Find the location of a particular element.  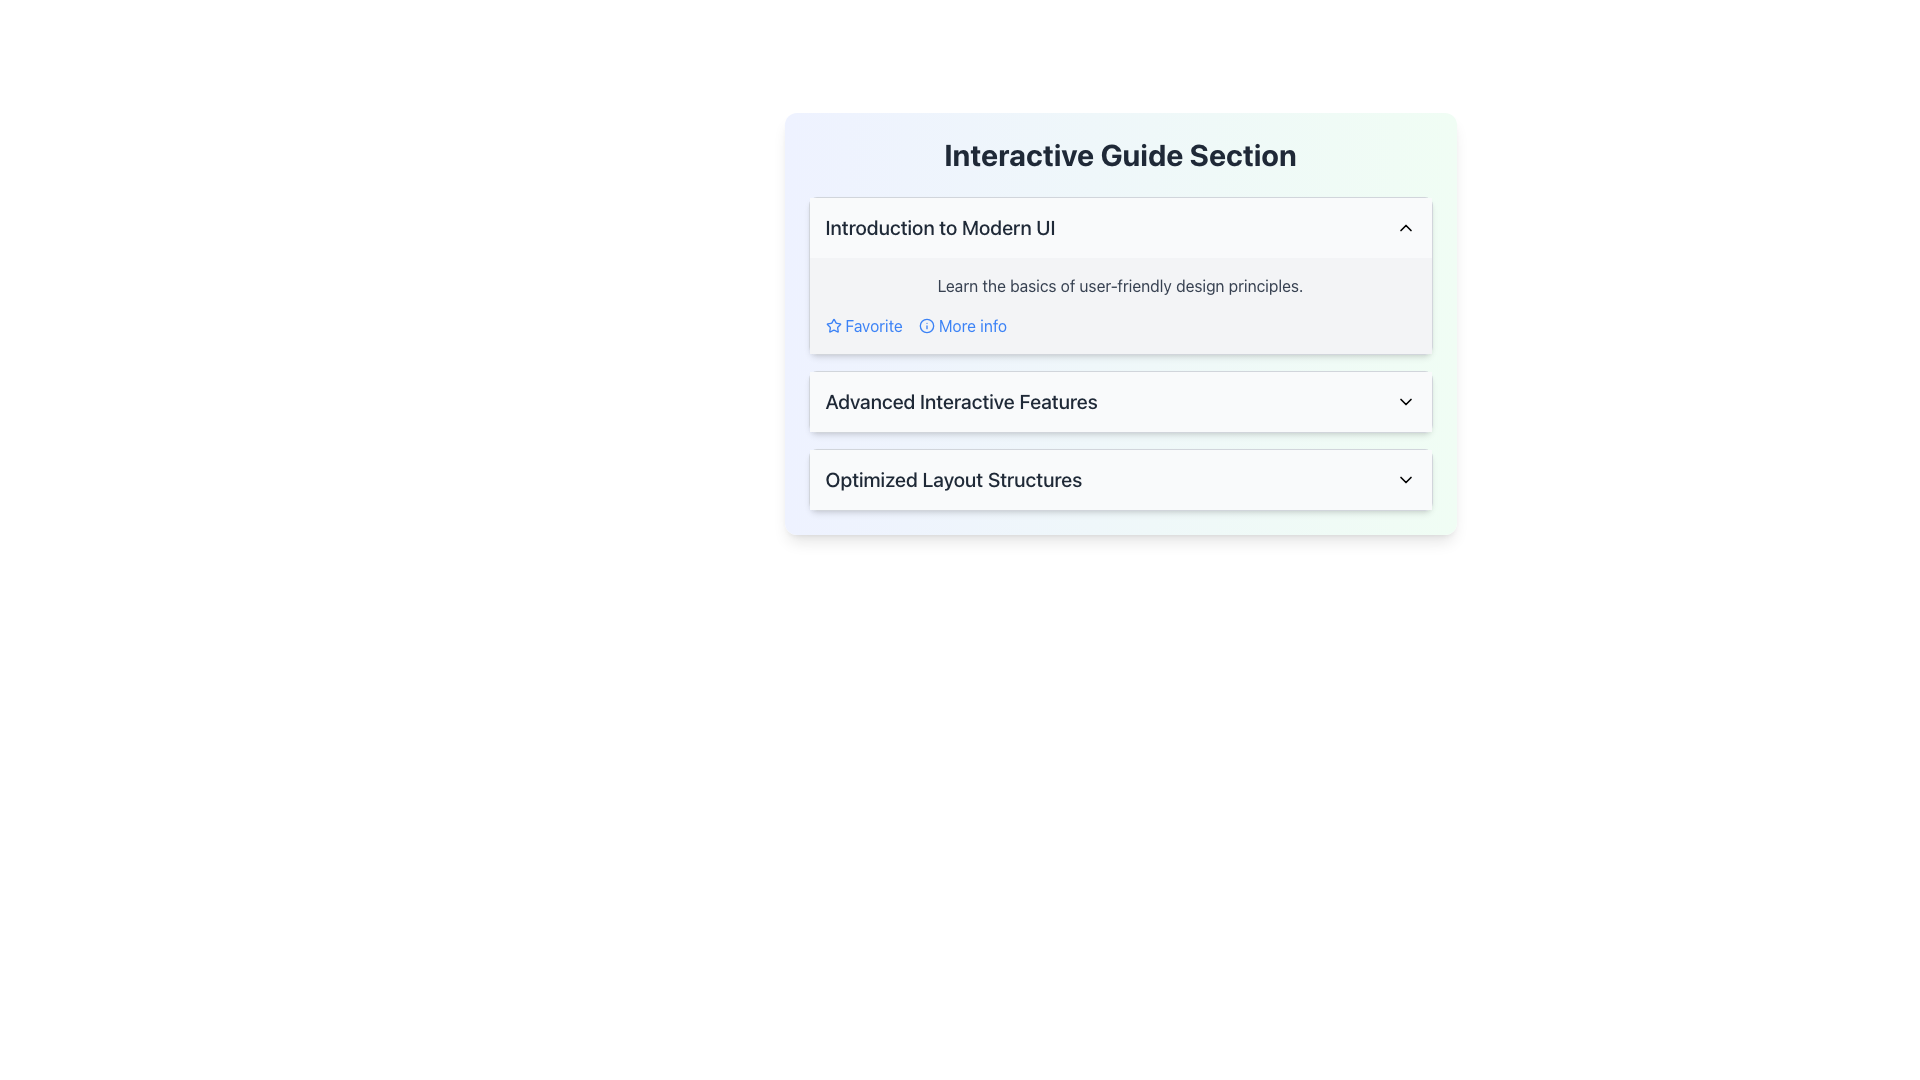

the hyperlink labeled 'More info' which is styled in blue and includes an informational icon on the left, in order is located at coordinates (963, 325).